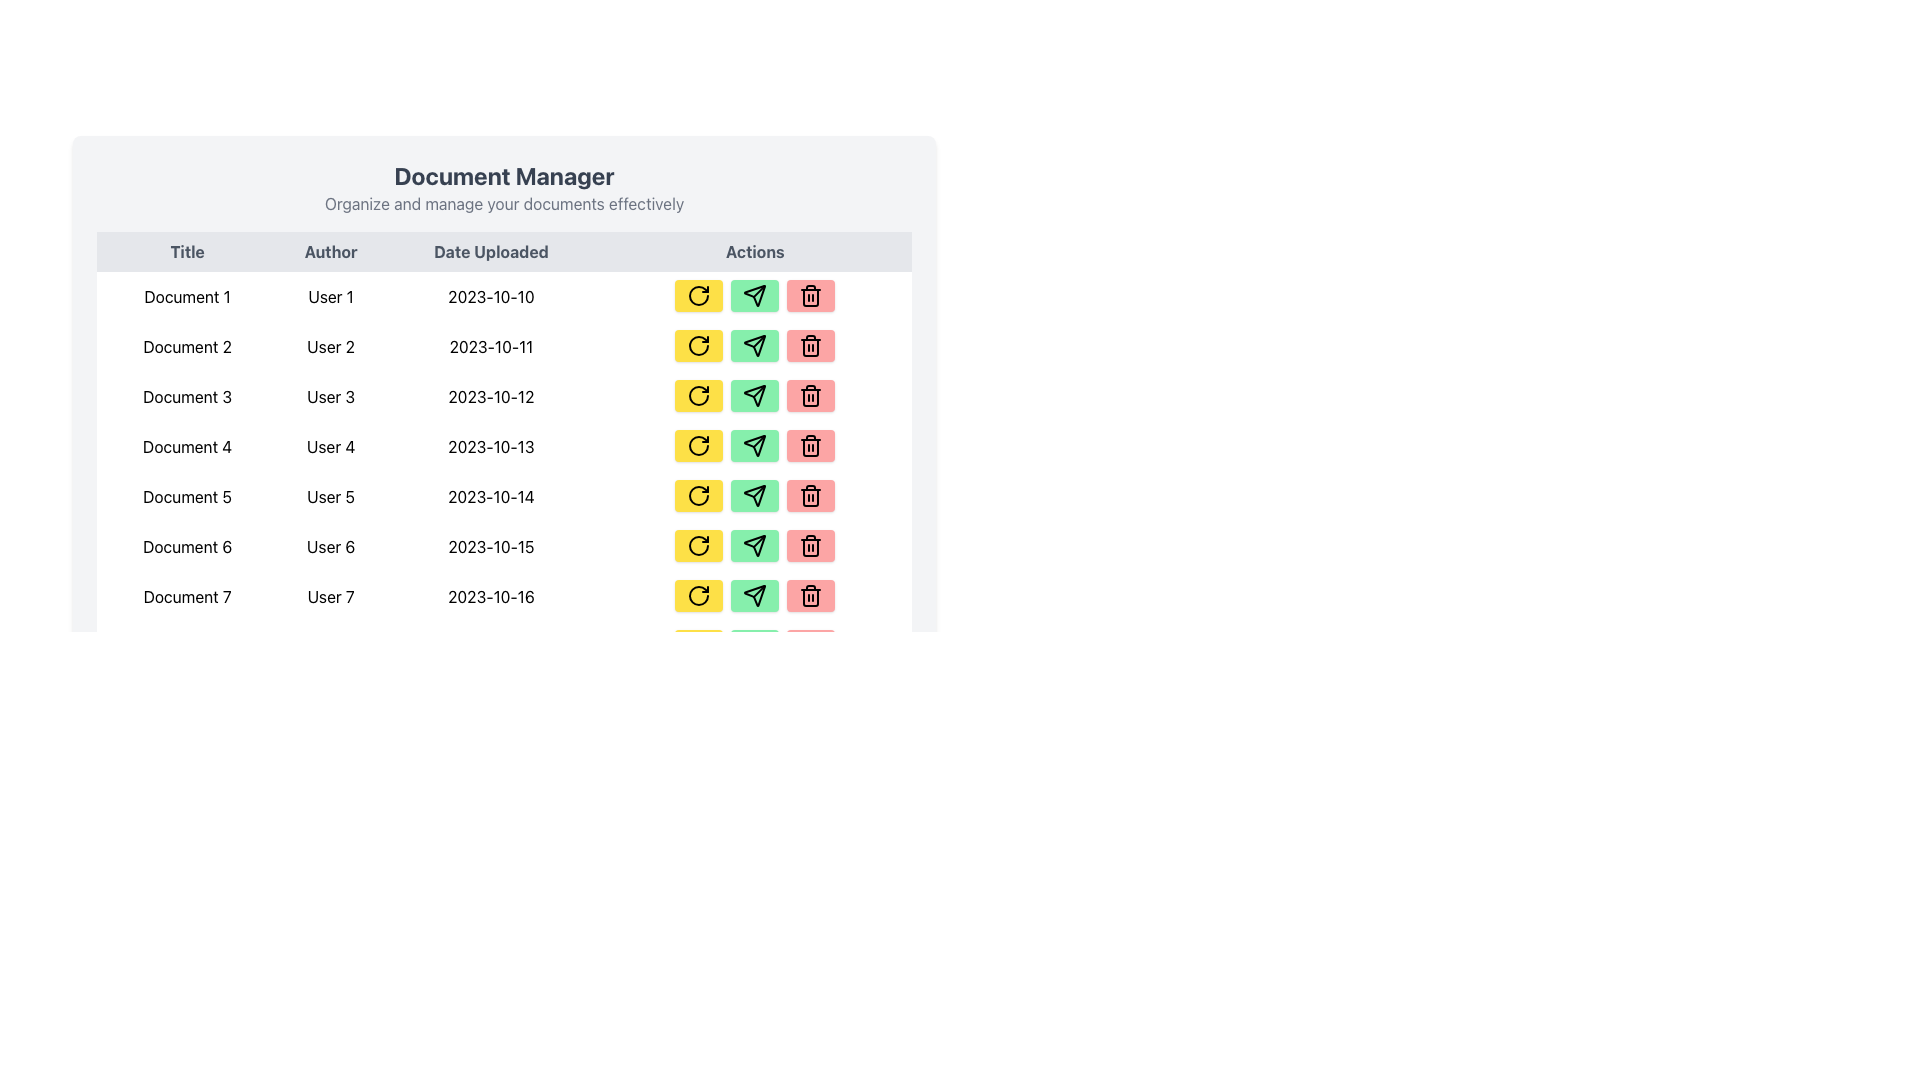 The height and width of the screenshot is (1080, 1920). Describe the element at coordinates (754, 345) in the screenshot. I see `the second icon from the left in the 'Actions' section of the table corresponding to 'Document 5'` at that location.